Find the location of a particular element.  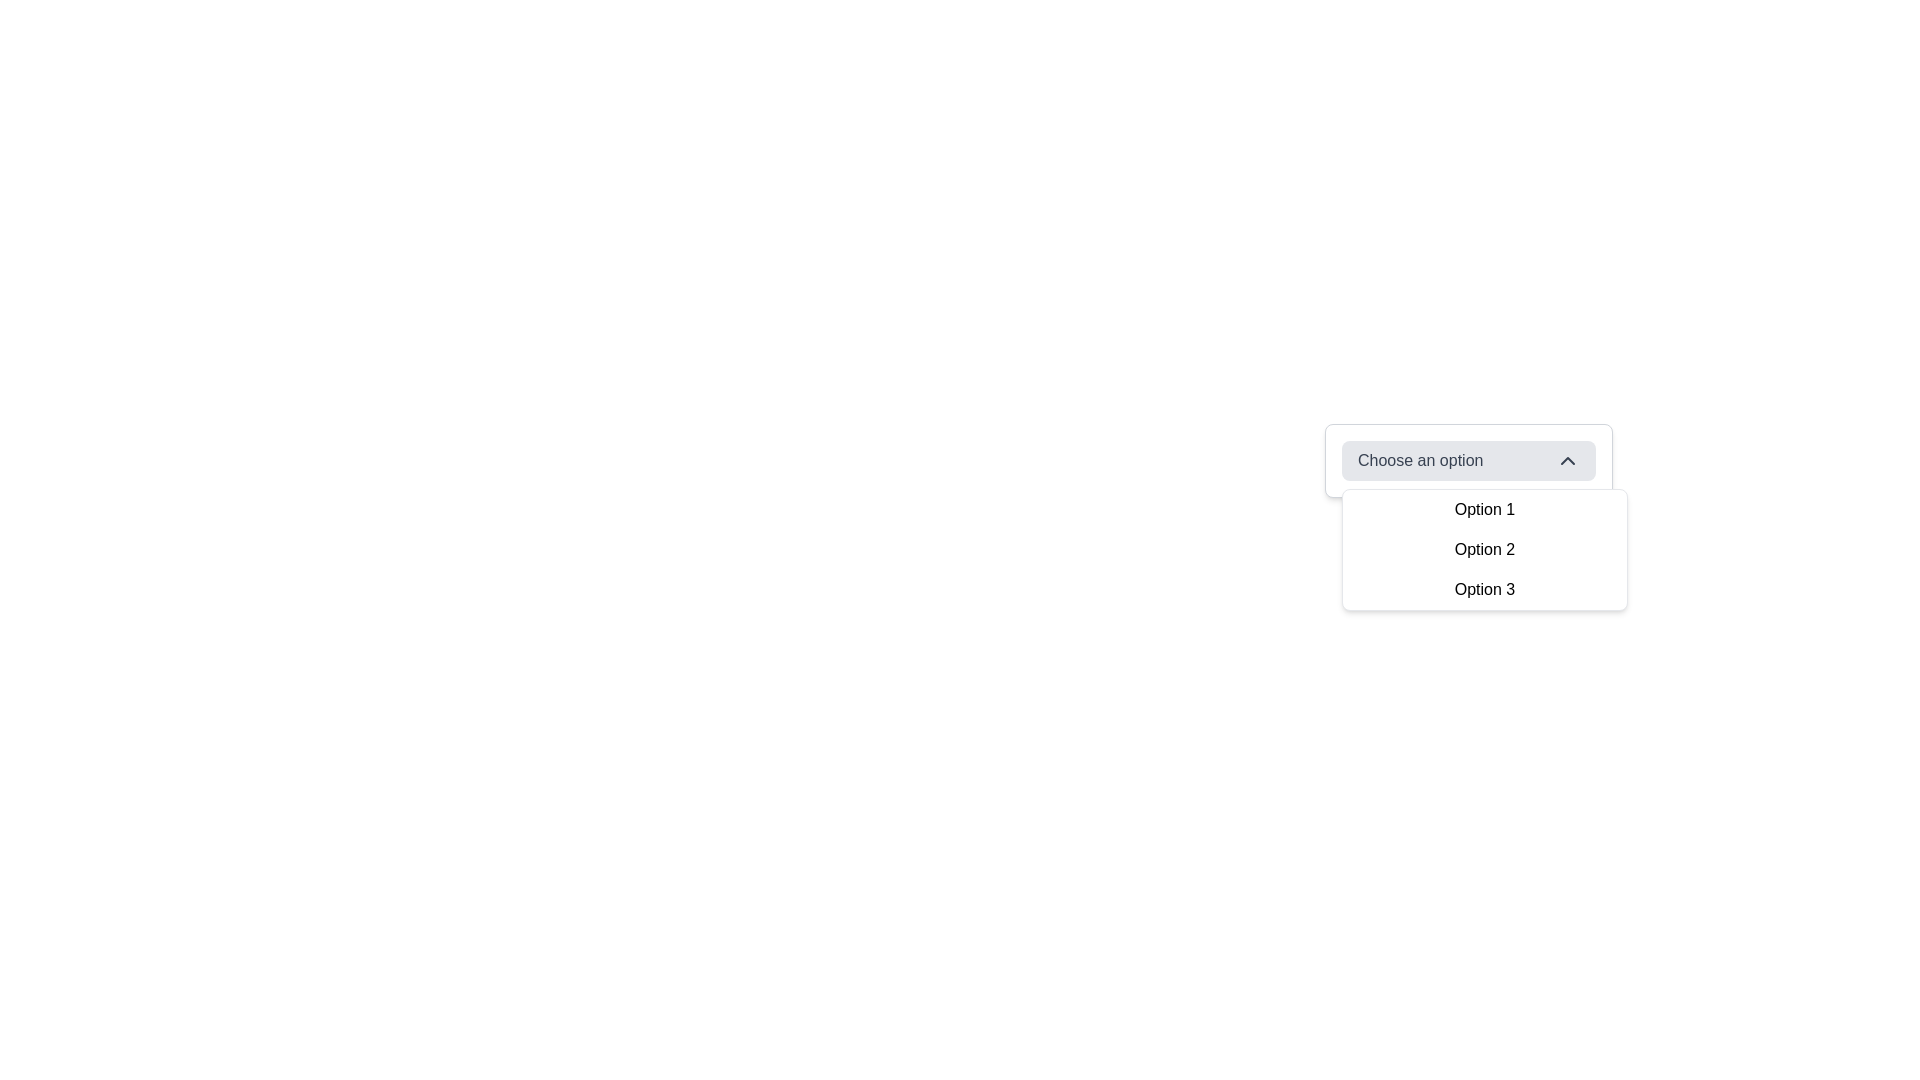

the dropdown menu located below the 'Choose an option' label is located at coordinates (1484, 550).